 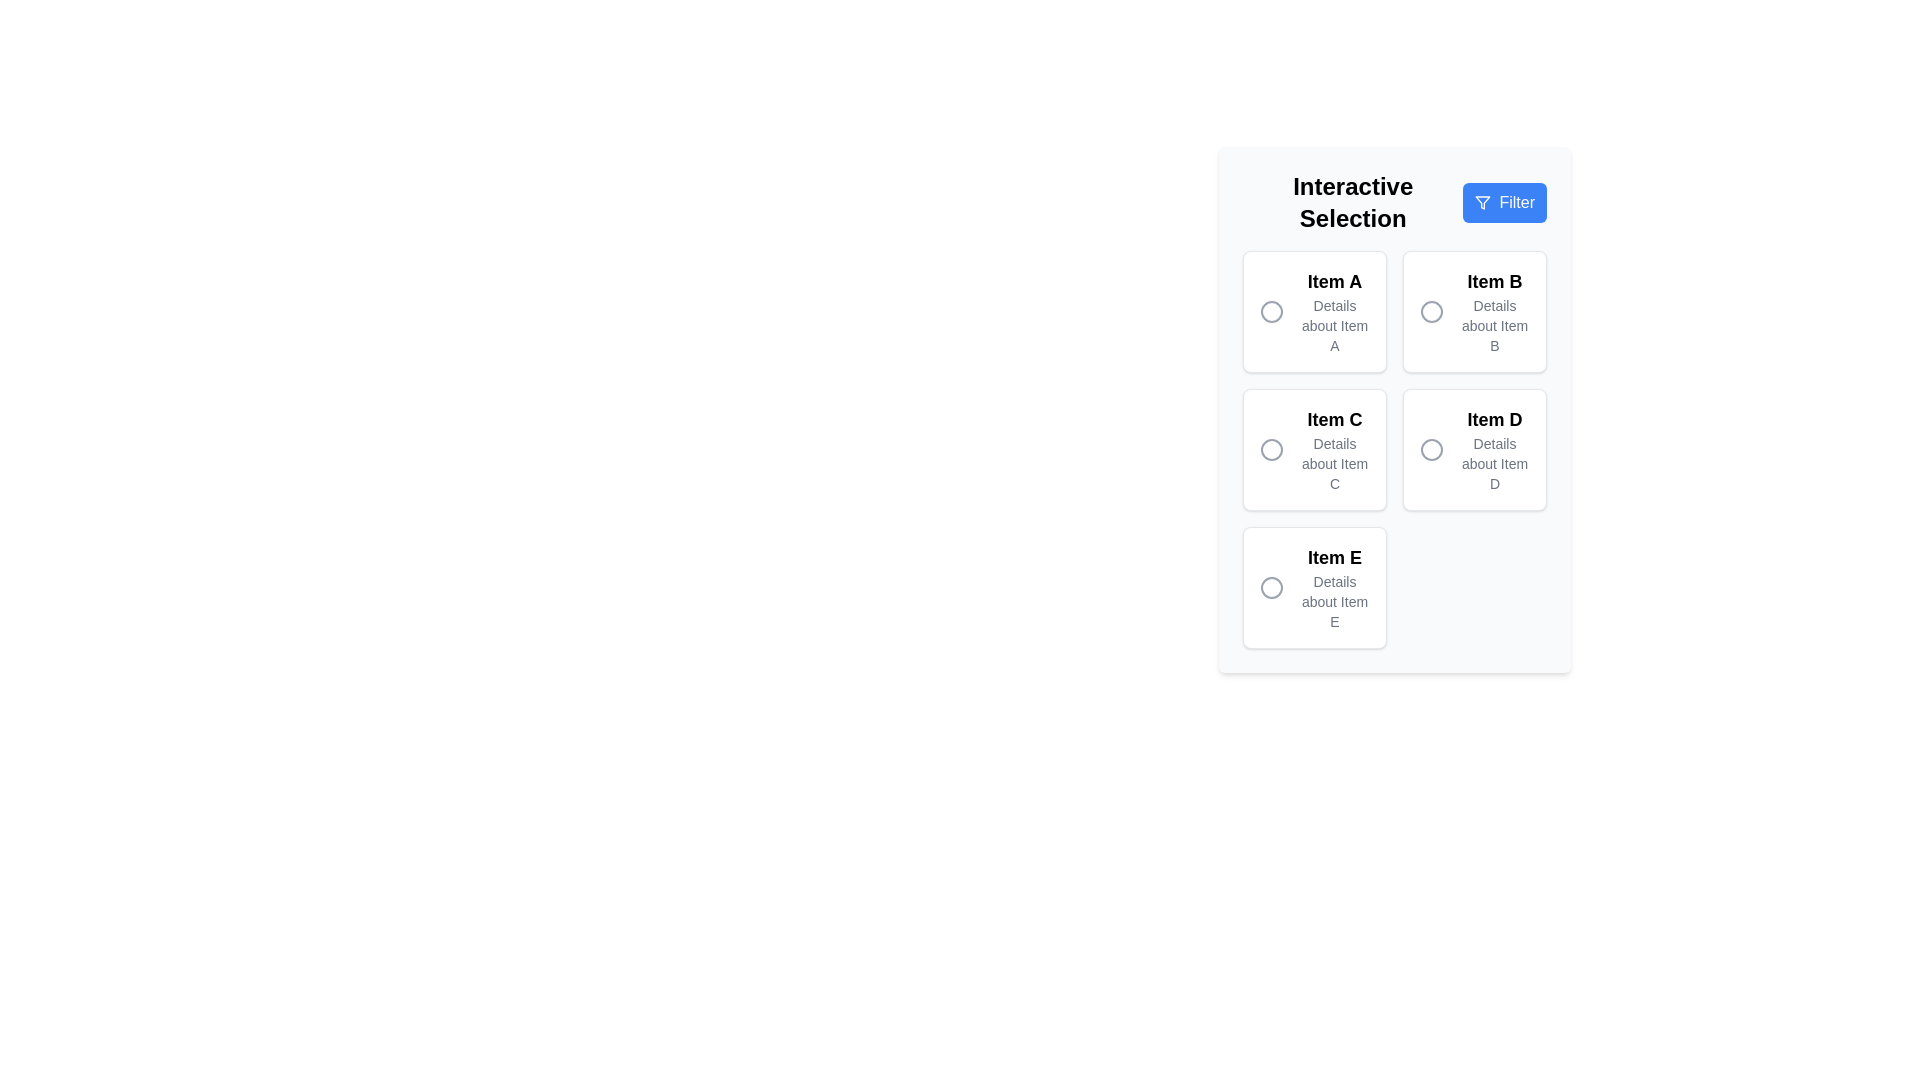 What do you see at coordinates (1474, 450) in the screenshot?
I see `the selectable card with a radio button for 'Item D' located in the second column and second row of the 'Interactive Selection' section` at bounding box center [1474, 450].